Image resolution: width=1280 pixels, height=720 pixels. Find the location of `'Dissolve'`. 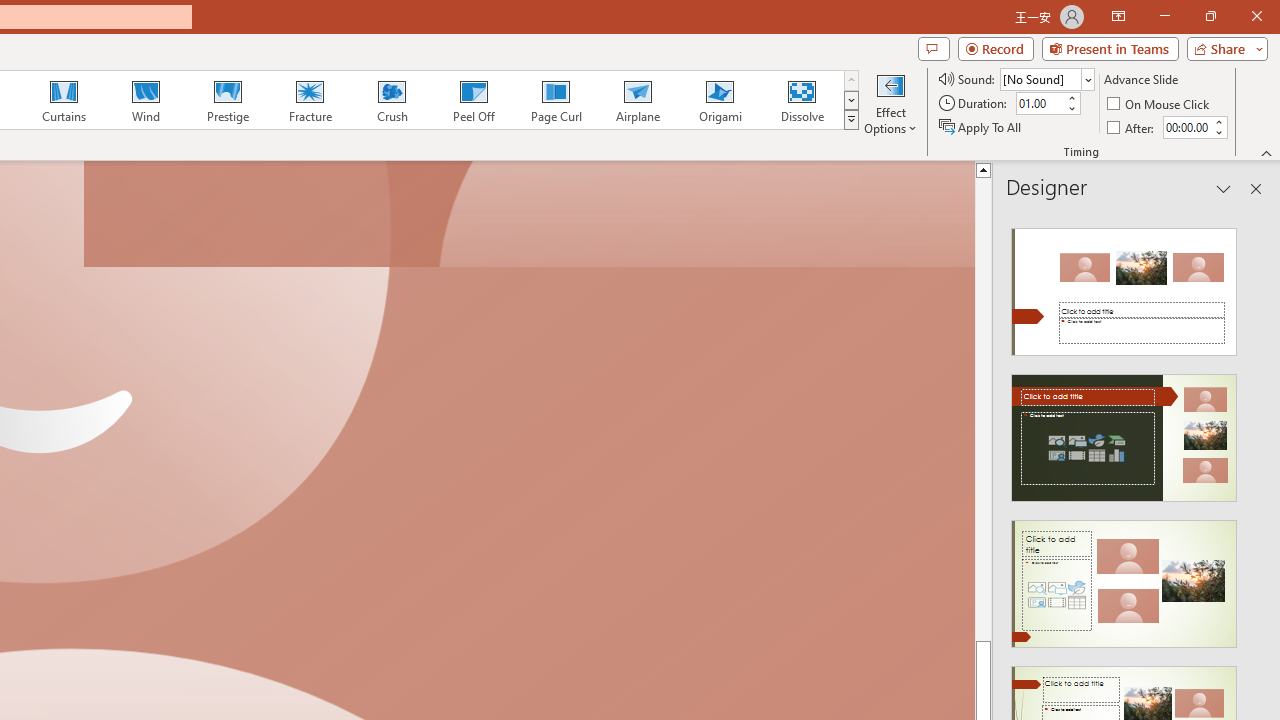

'Dissolve' is located at coordinates (802, 100).